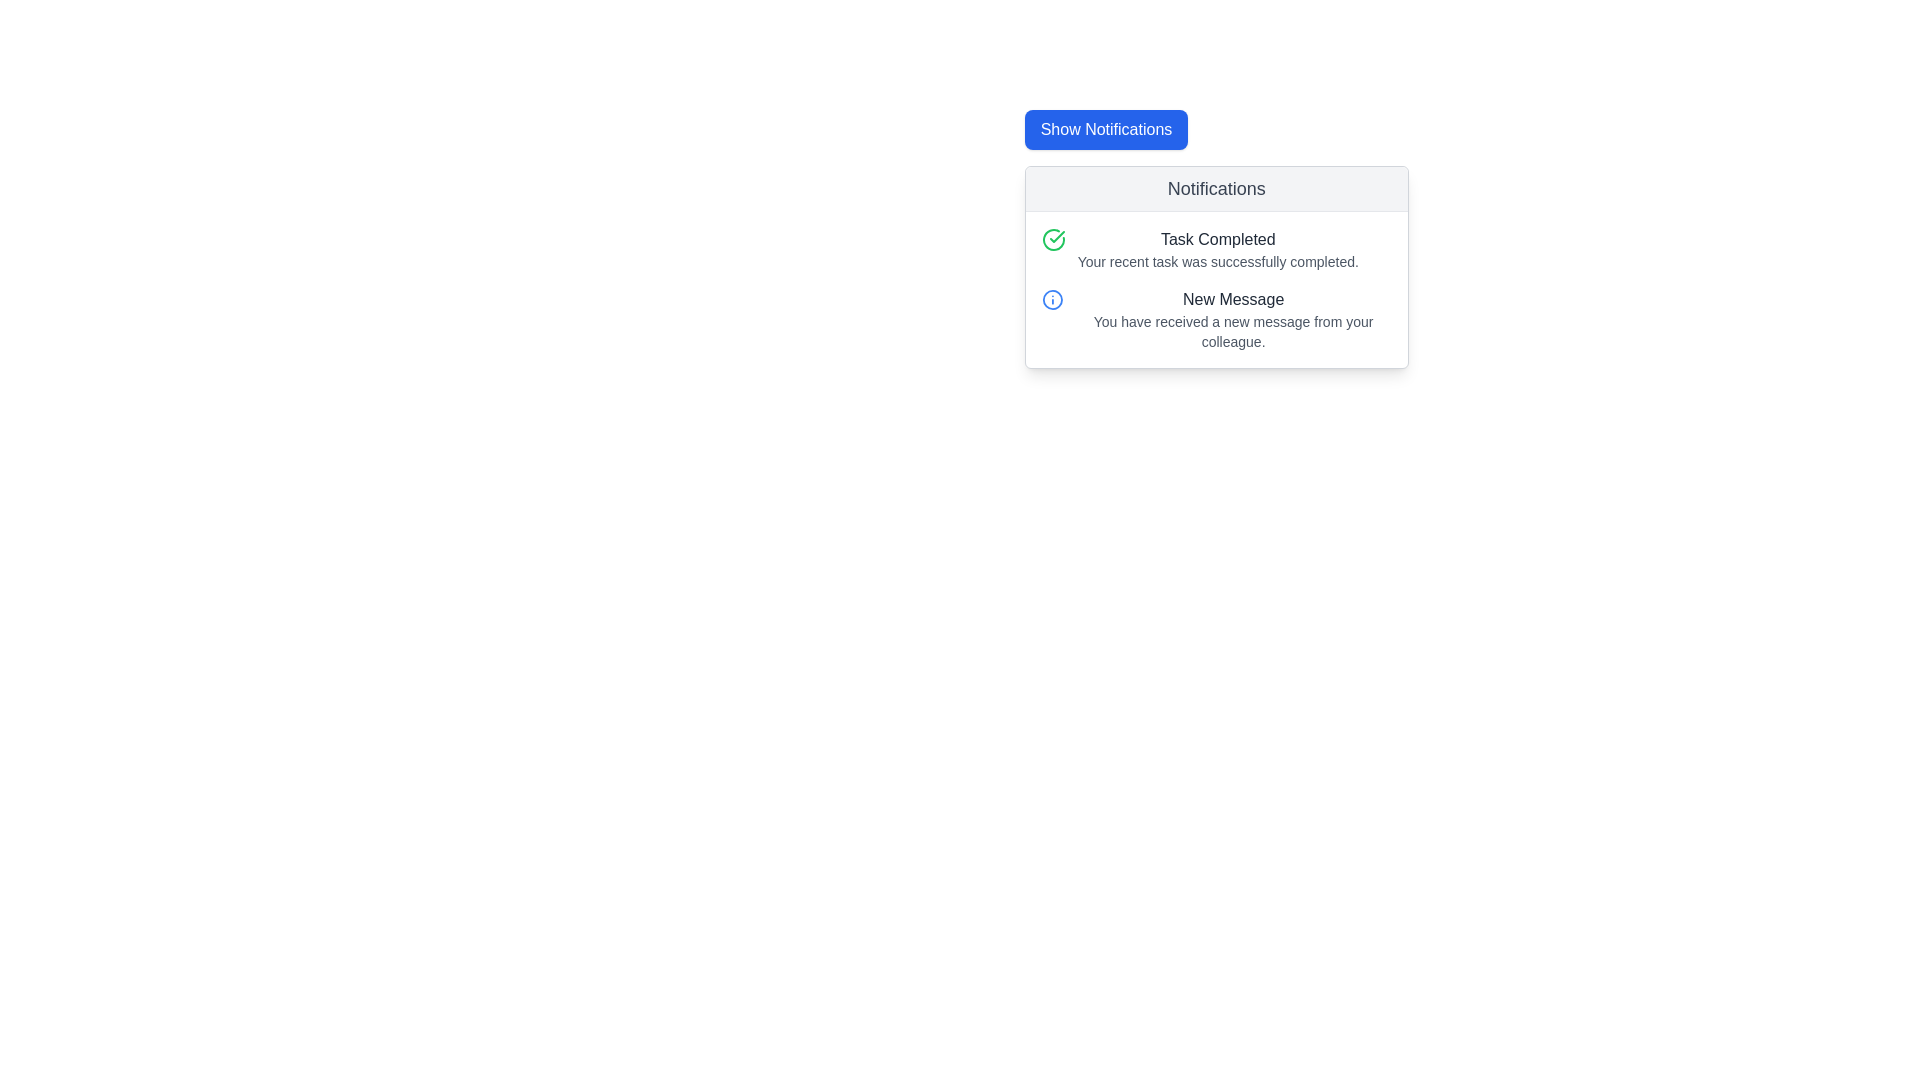 The height and width of the screenshot is (1080, 1920). Describe the element at coordinates (1217, 249) in the screenshot. I see `the Notification Message that contains the title 'Task Completed' and the descriptive text 'Your recent task was successfully completed.'` at that location.